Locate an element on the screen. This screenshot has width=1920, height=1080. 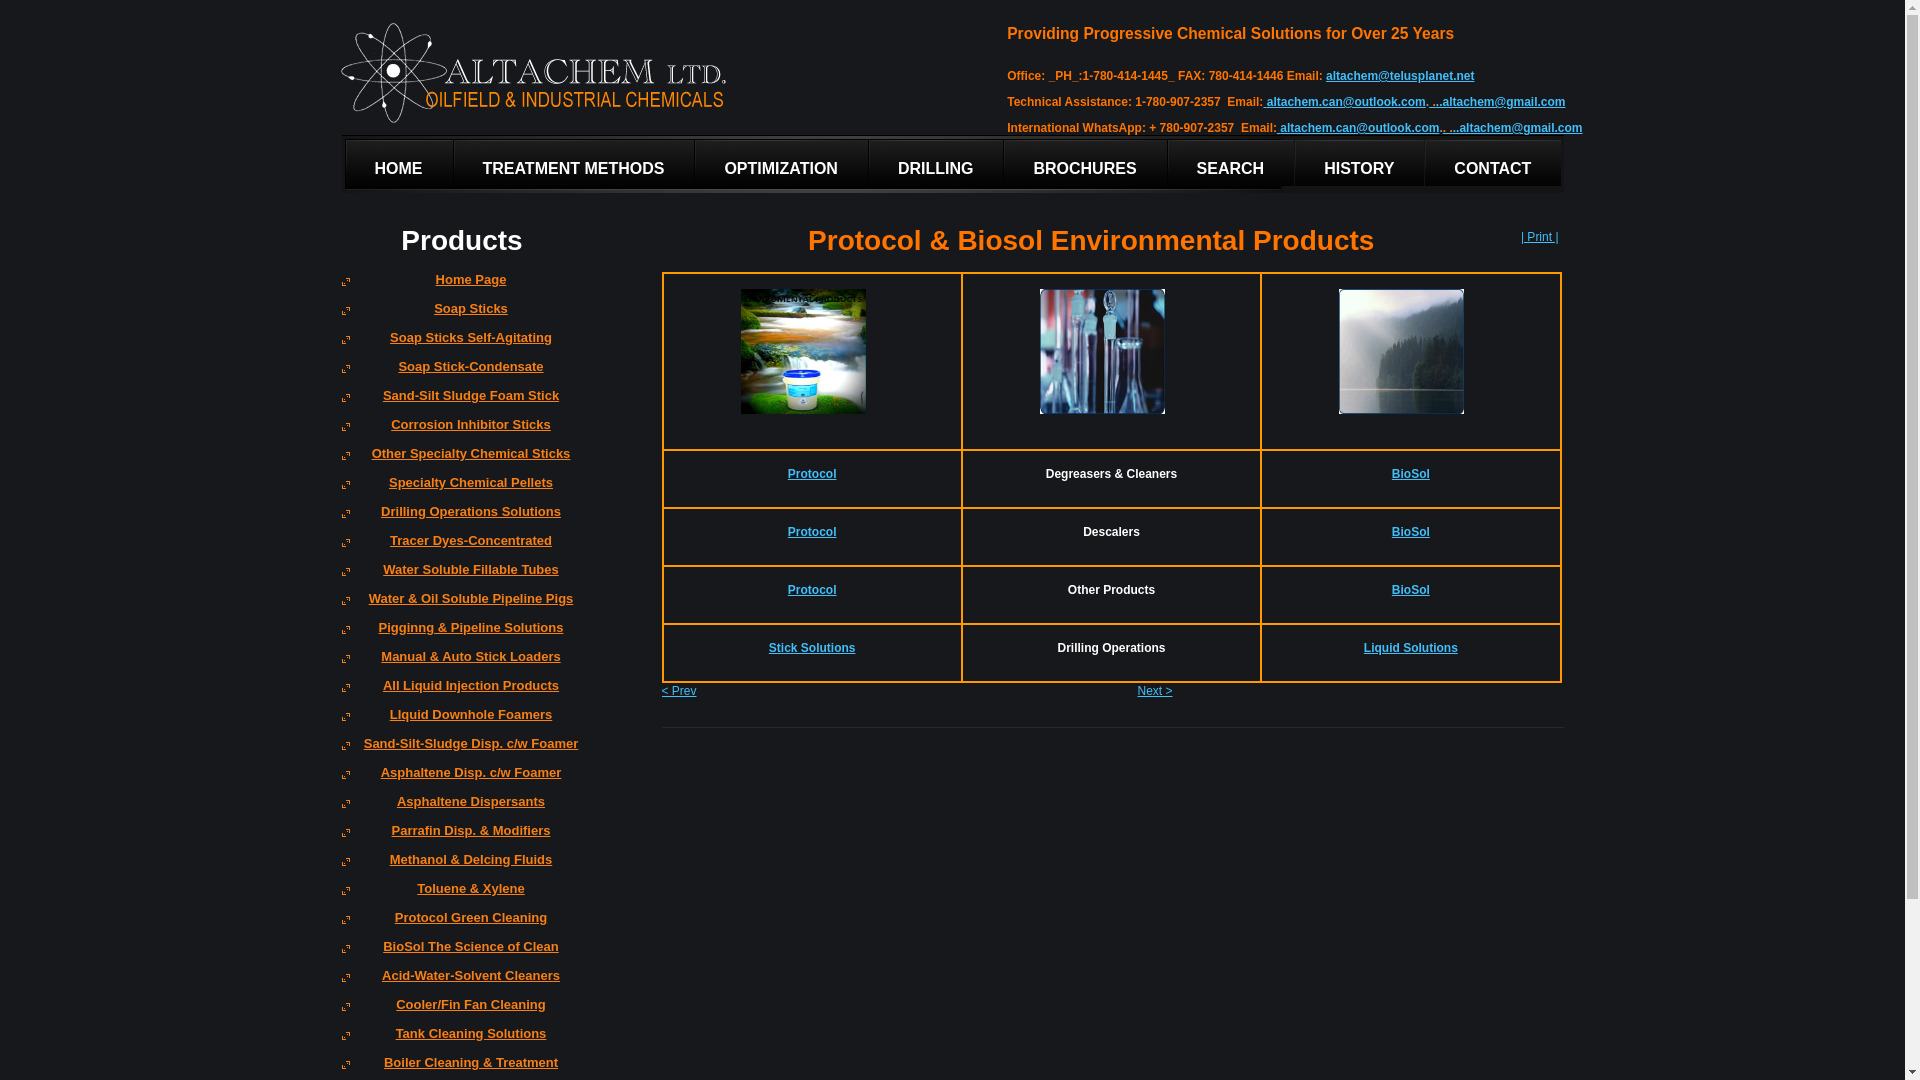
'Protocol' is located at coordinates (812, 474).